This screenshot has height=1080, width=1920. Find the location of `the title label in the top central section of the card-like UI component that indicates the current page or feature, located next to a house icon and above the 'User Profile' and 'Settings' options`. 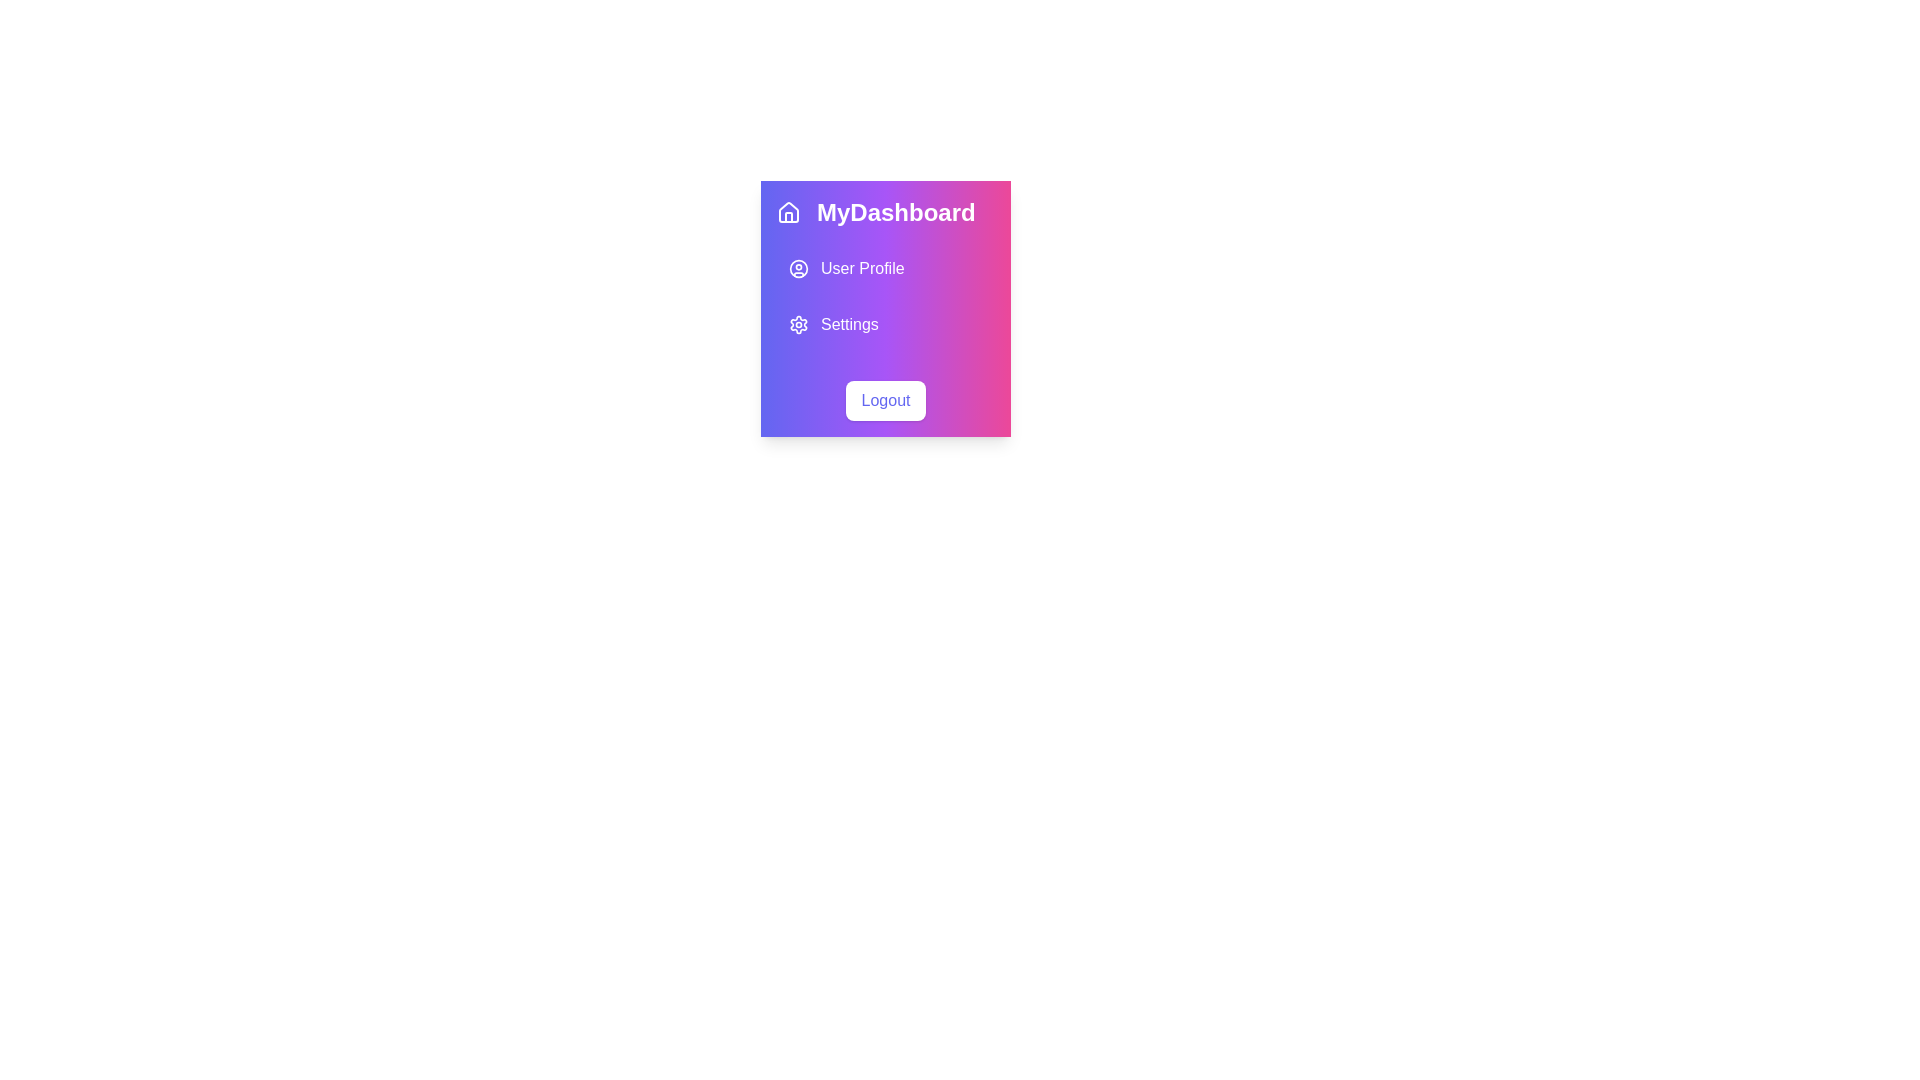

the title label in the top central section of the card-like UI component that indicates the current page or feature, located next to a house icon and above the 'User Profile' and 'Settings' options is located at coordinates (895, 212).